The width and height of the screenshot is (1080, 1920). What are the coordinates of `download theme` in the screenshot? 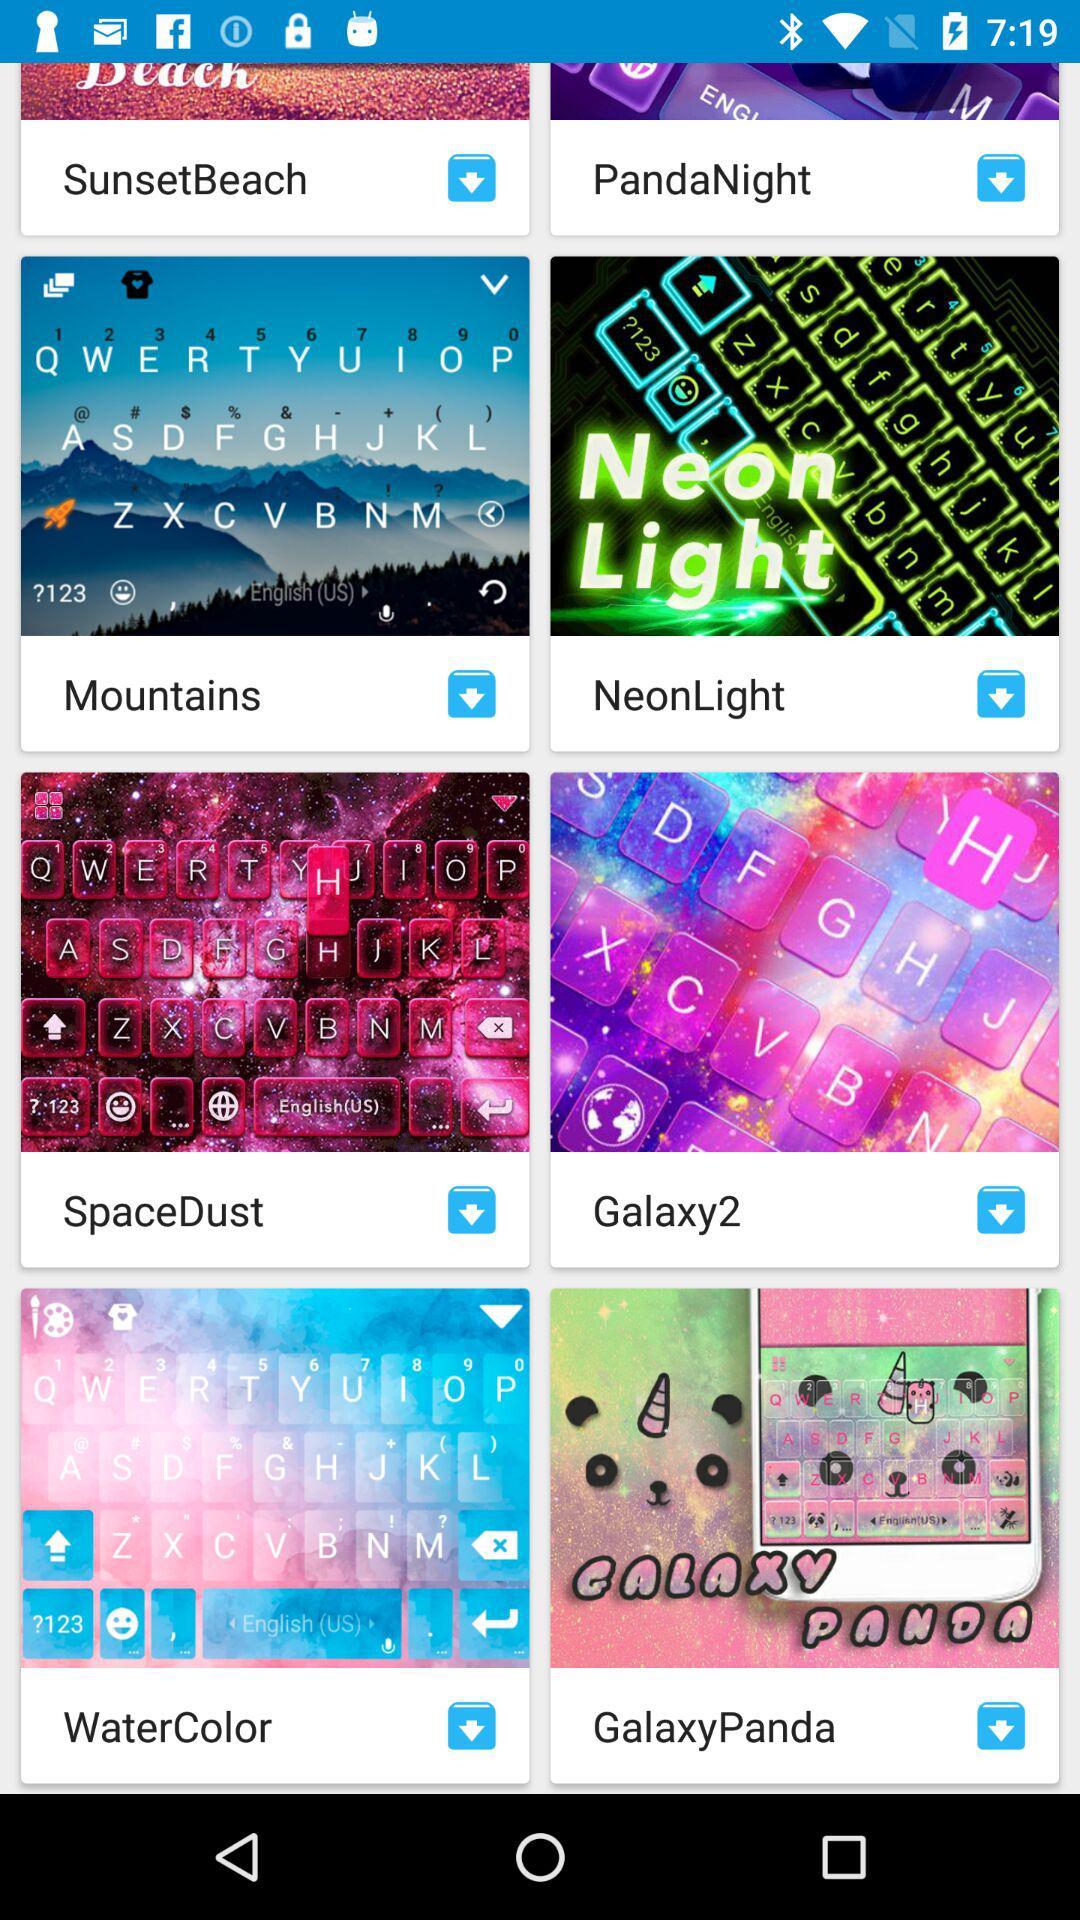 It's located at (1001, 1724).